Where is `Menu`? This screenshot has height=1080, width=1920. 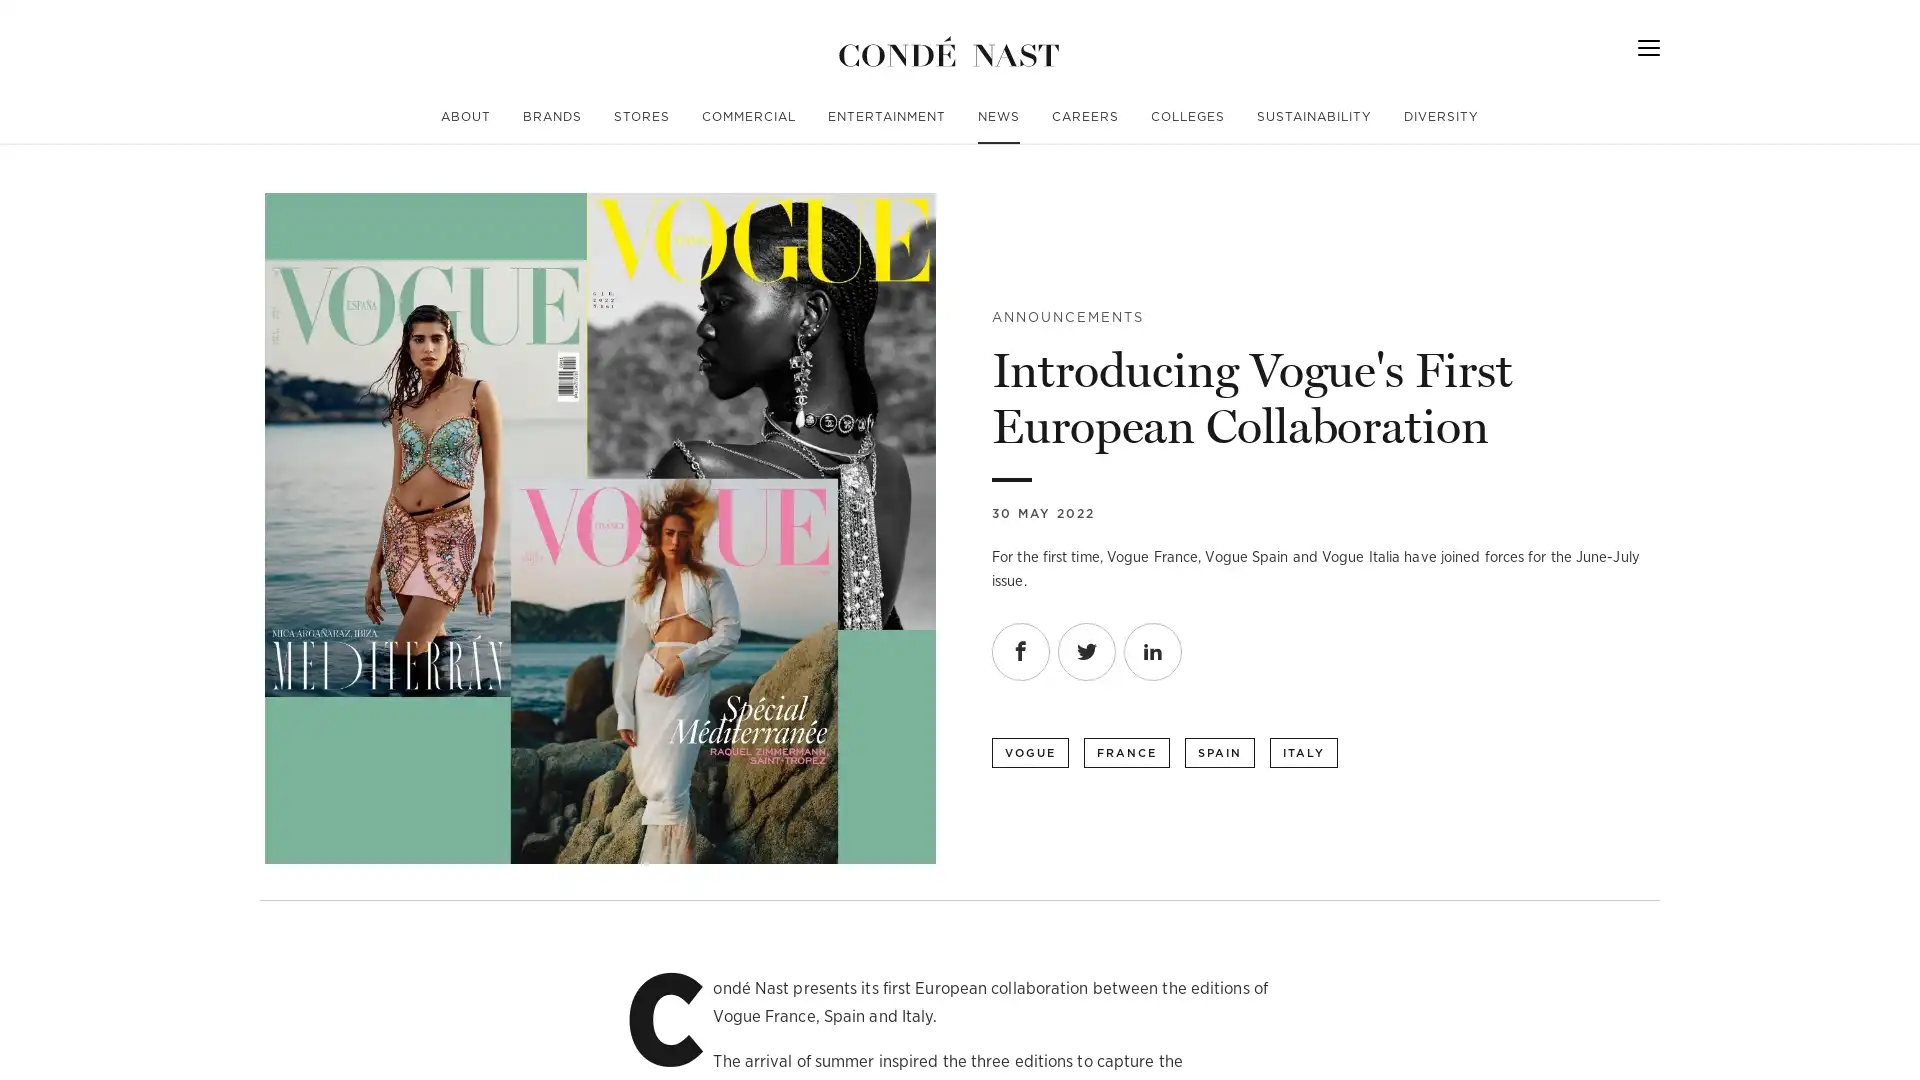 Menu is located at coordinates (1649, 48).